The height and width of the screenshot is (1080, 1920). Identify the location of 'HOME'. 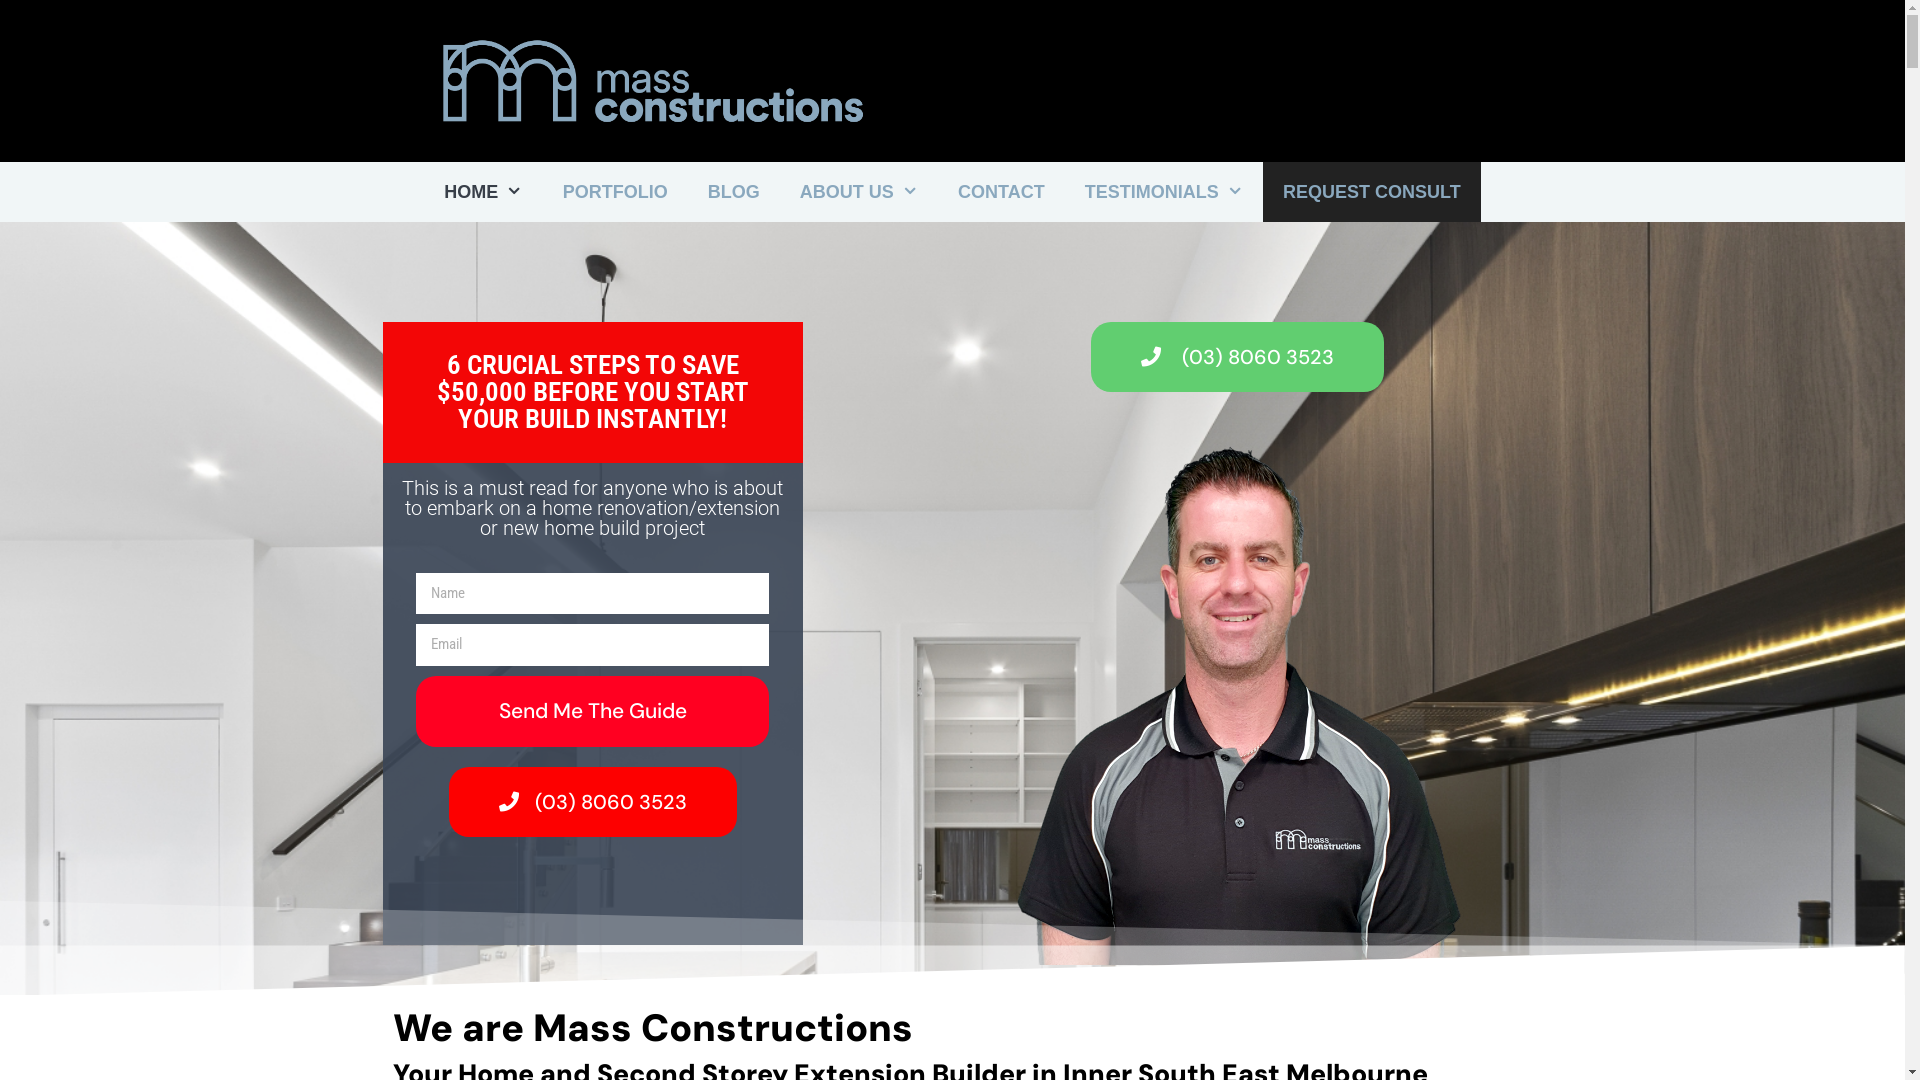
(483, 192).